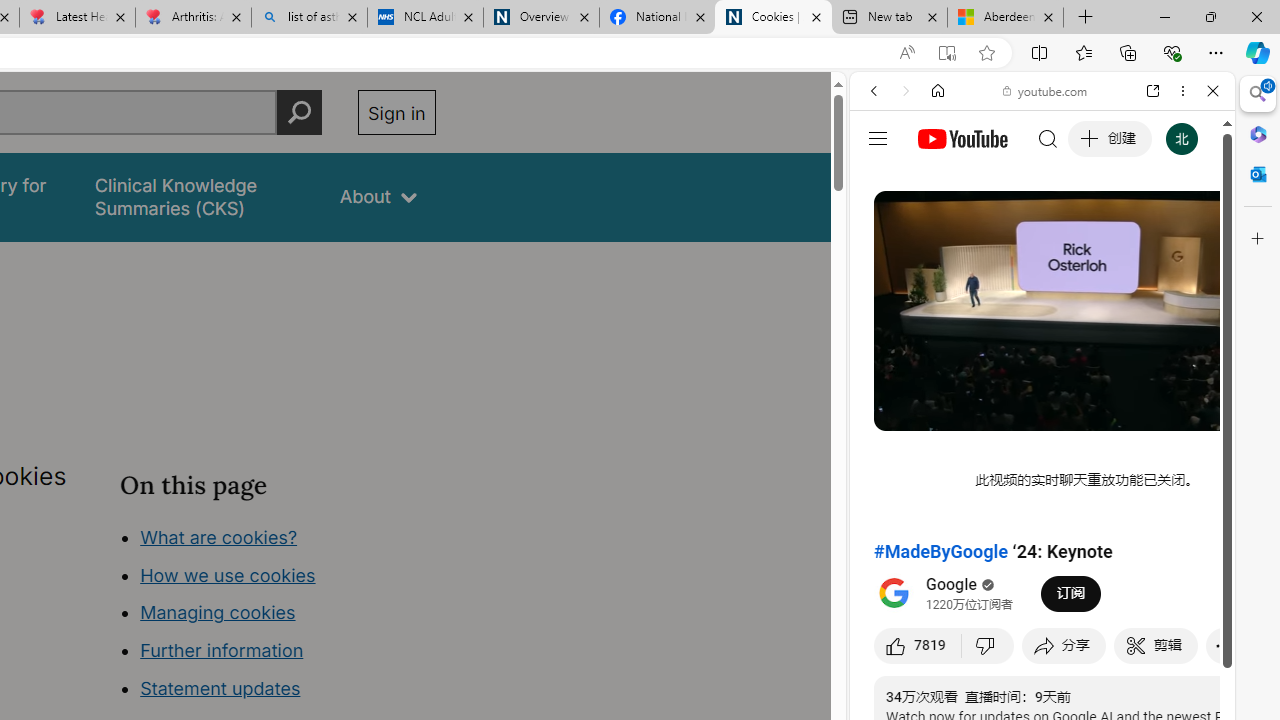 This screenshot has width=1280, height=720. What do you see at coordinates (276, 614) in the screenshot?
I see `'Class: in-page-nav__list'` at bounding box center [276, 614].